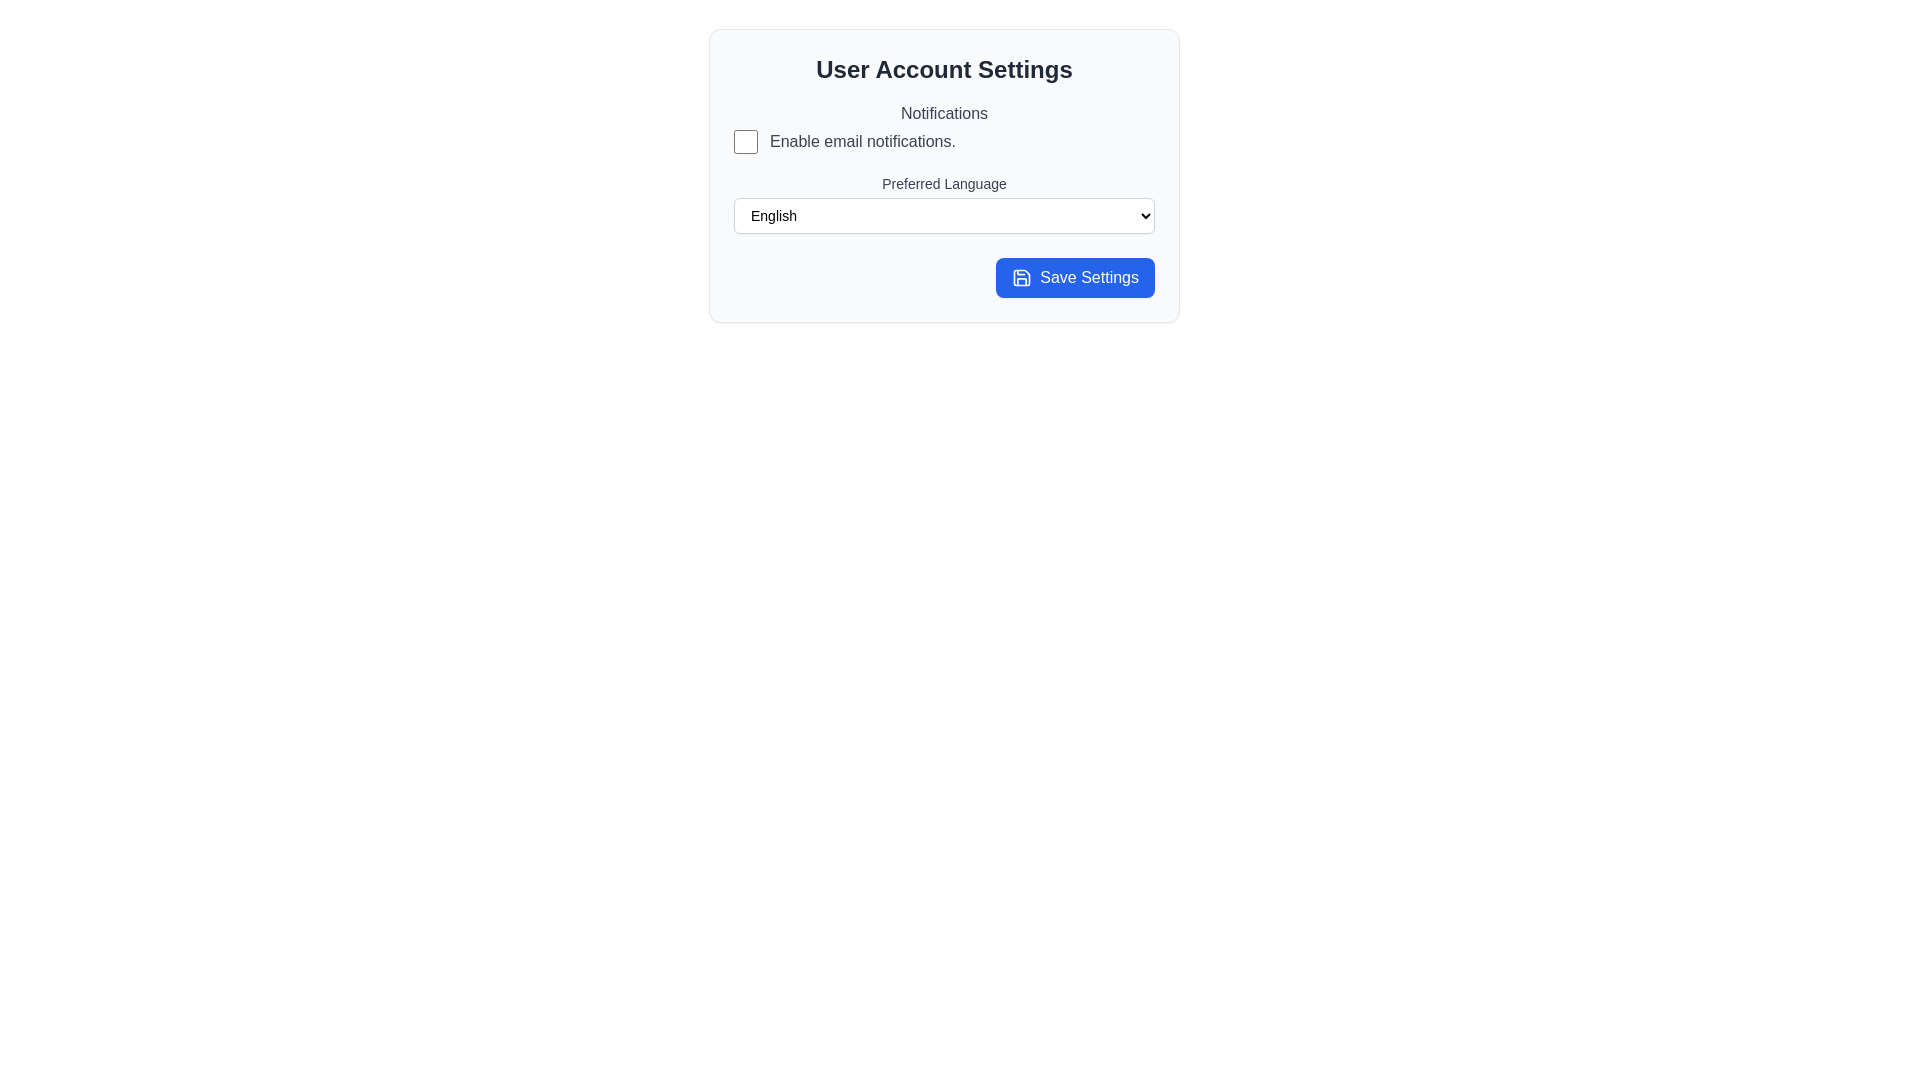 The height and width of the screenshot is (1080, 1920). Describe the element at coordinates (943, 141) in the screenshot. I see `the label 'Enable email notifications.'` at that location.